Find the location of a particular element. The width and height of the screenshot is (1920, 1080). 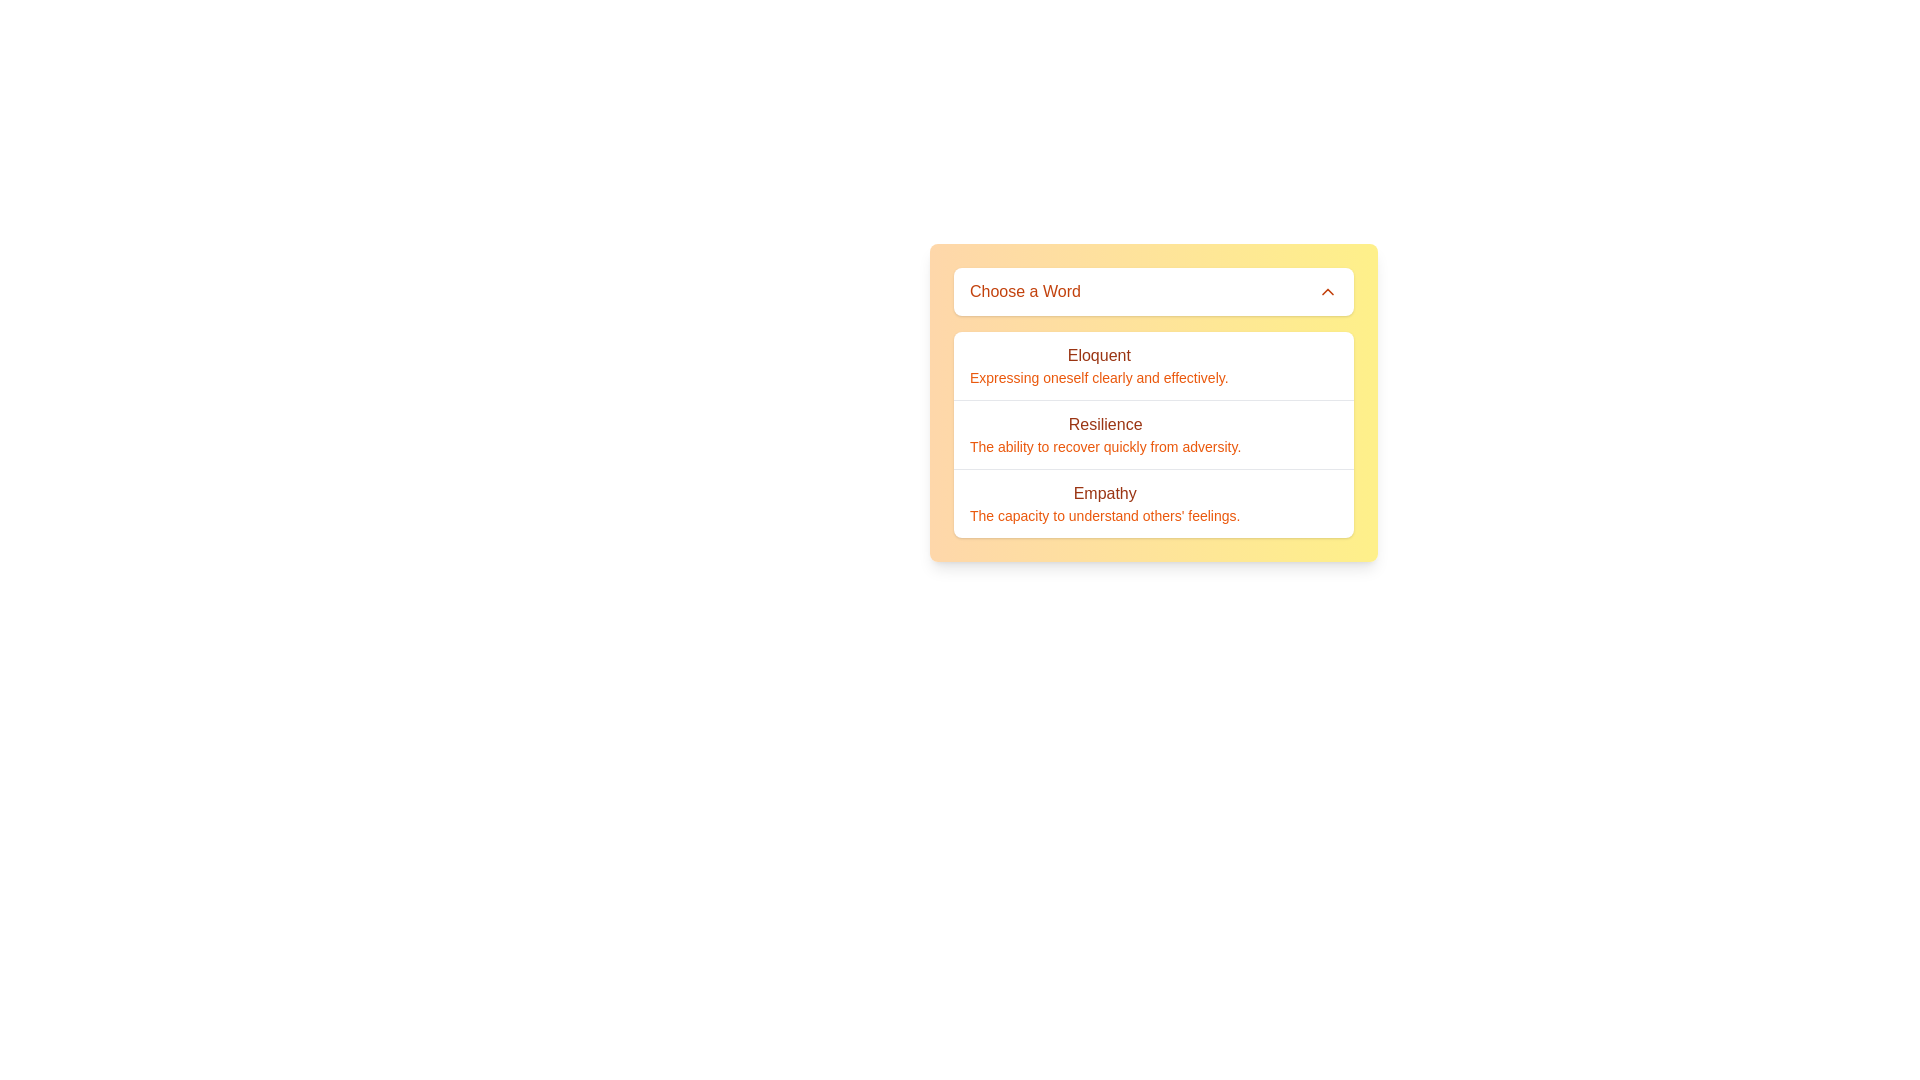

the text block displaying the title 'Resilience' in medium-weight orange-brown text, which is positioned centrally within the dropdown menu and is styled with a yellow gradient background is located at coordinates (1104, 434).